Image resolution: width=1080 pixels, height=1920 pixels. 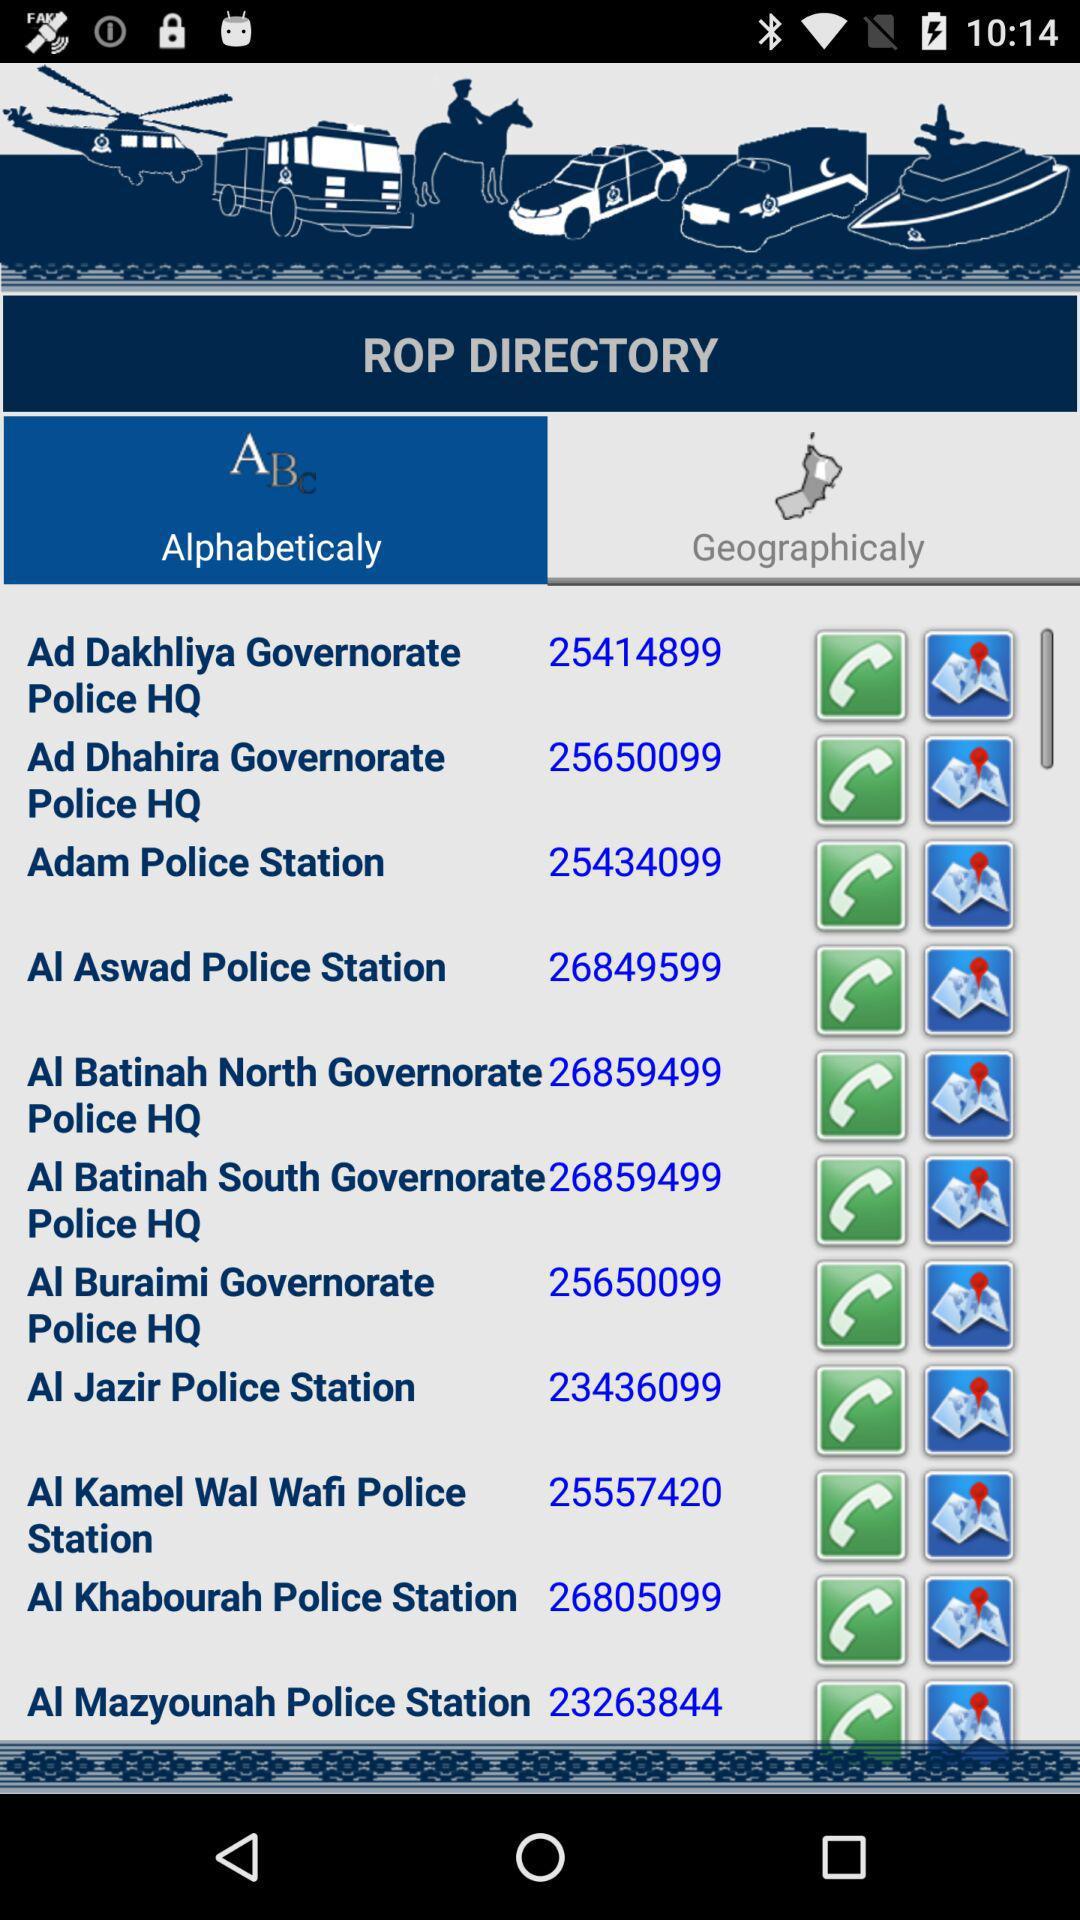 I want to click on call this number, so click(x=859, y=1095).